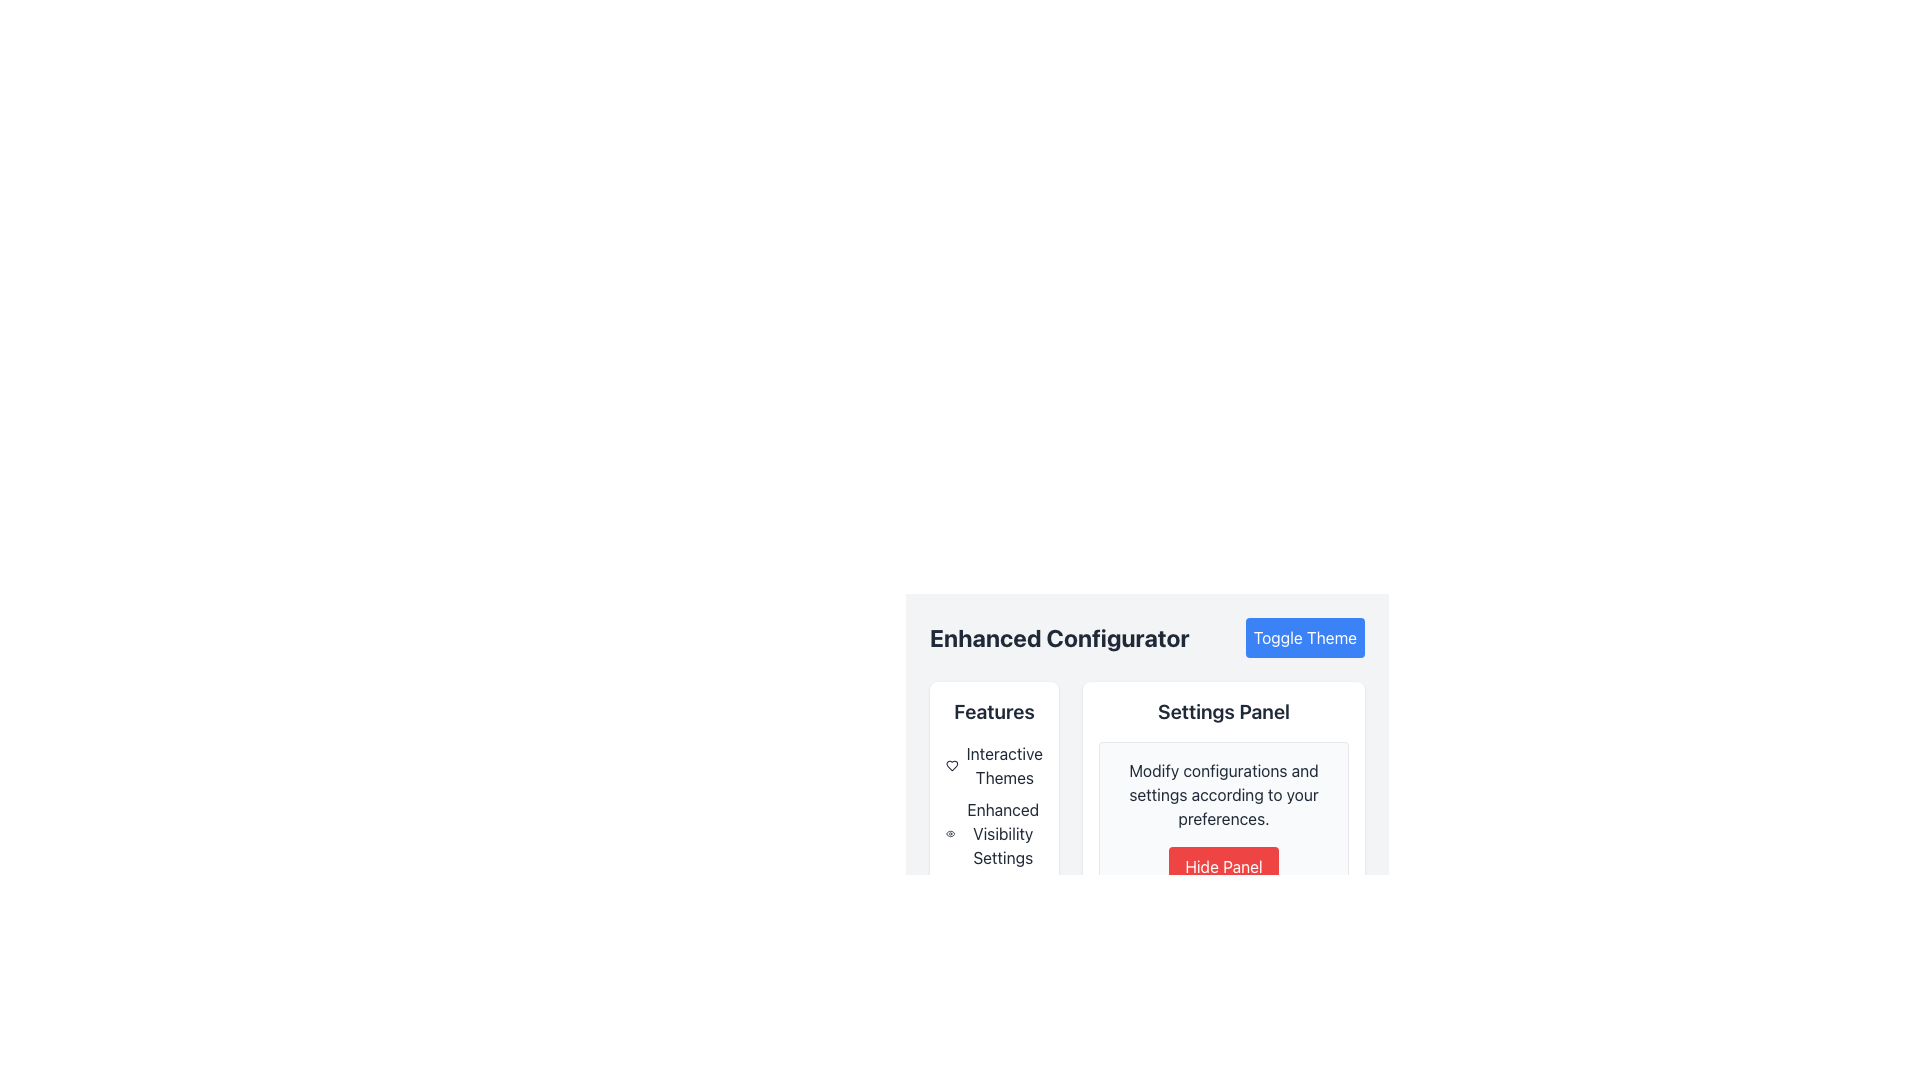 This screenshot has width=1920, height=1080. I want to click on the decorative icon located in the top-left section of the 'Features' sidebar, adjacent to the 'Interactive Themes' label, so click(951, 765).